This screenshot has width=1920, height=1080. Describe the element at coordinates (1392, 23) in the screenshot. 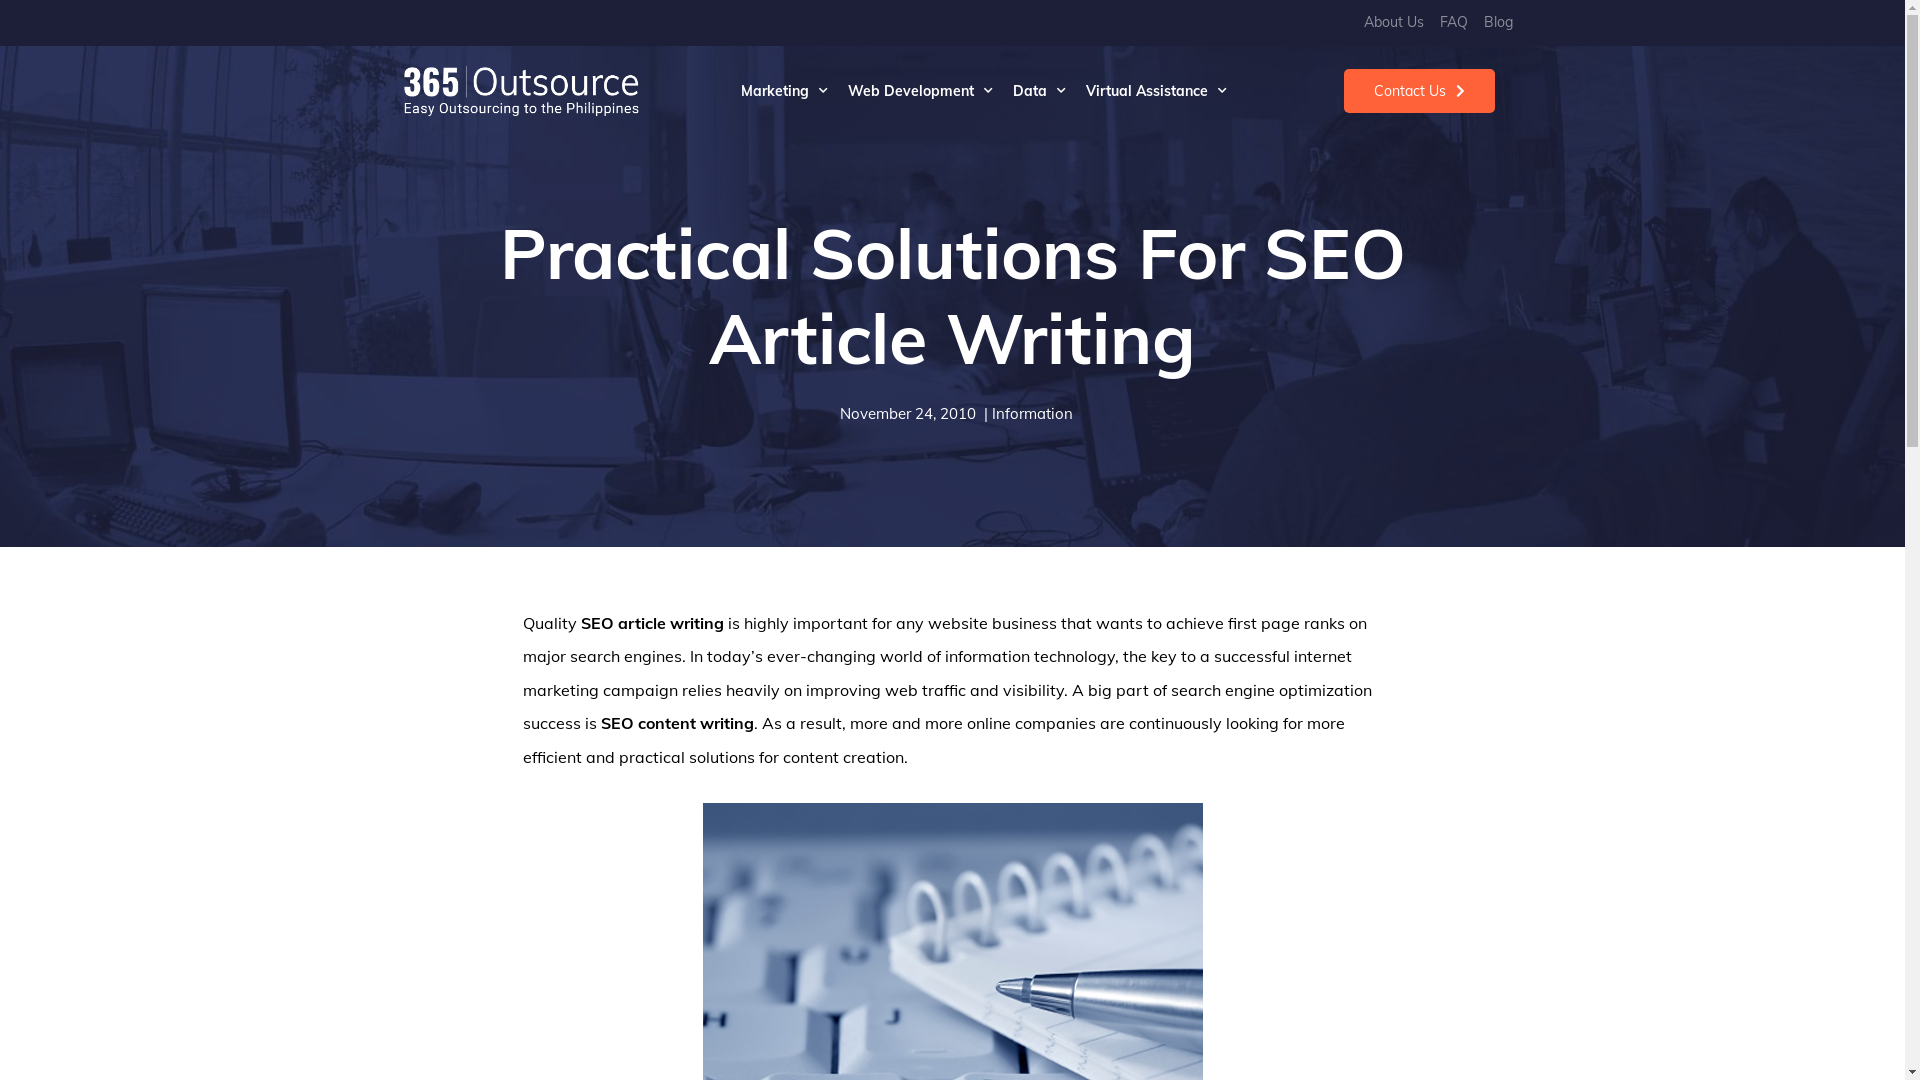

I see `'About Us'` at that location.